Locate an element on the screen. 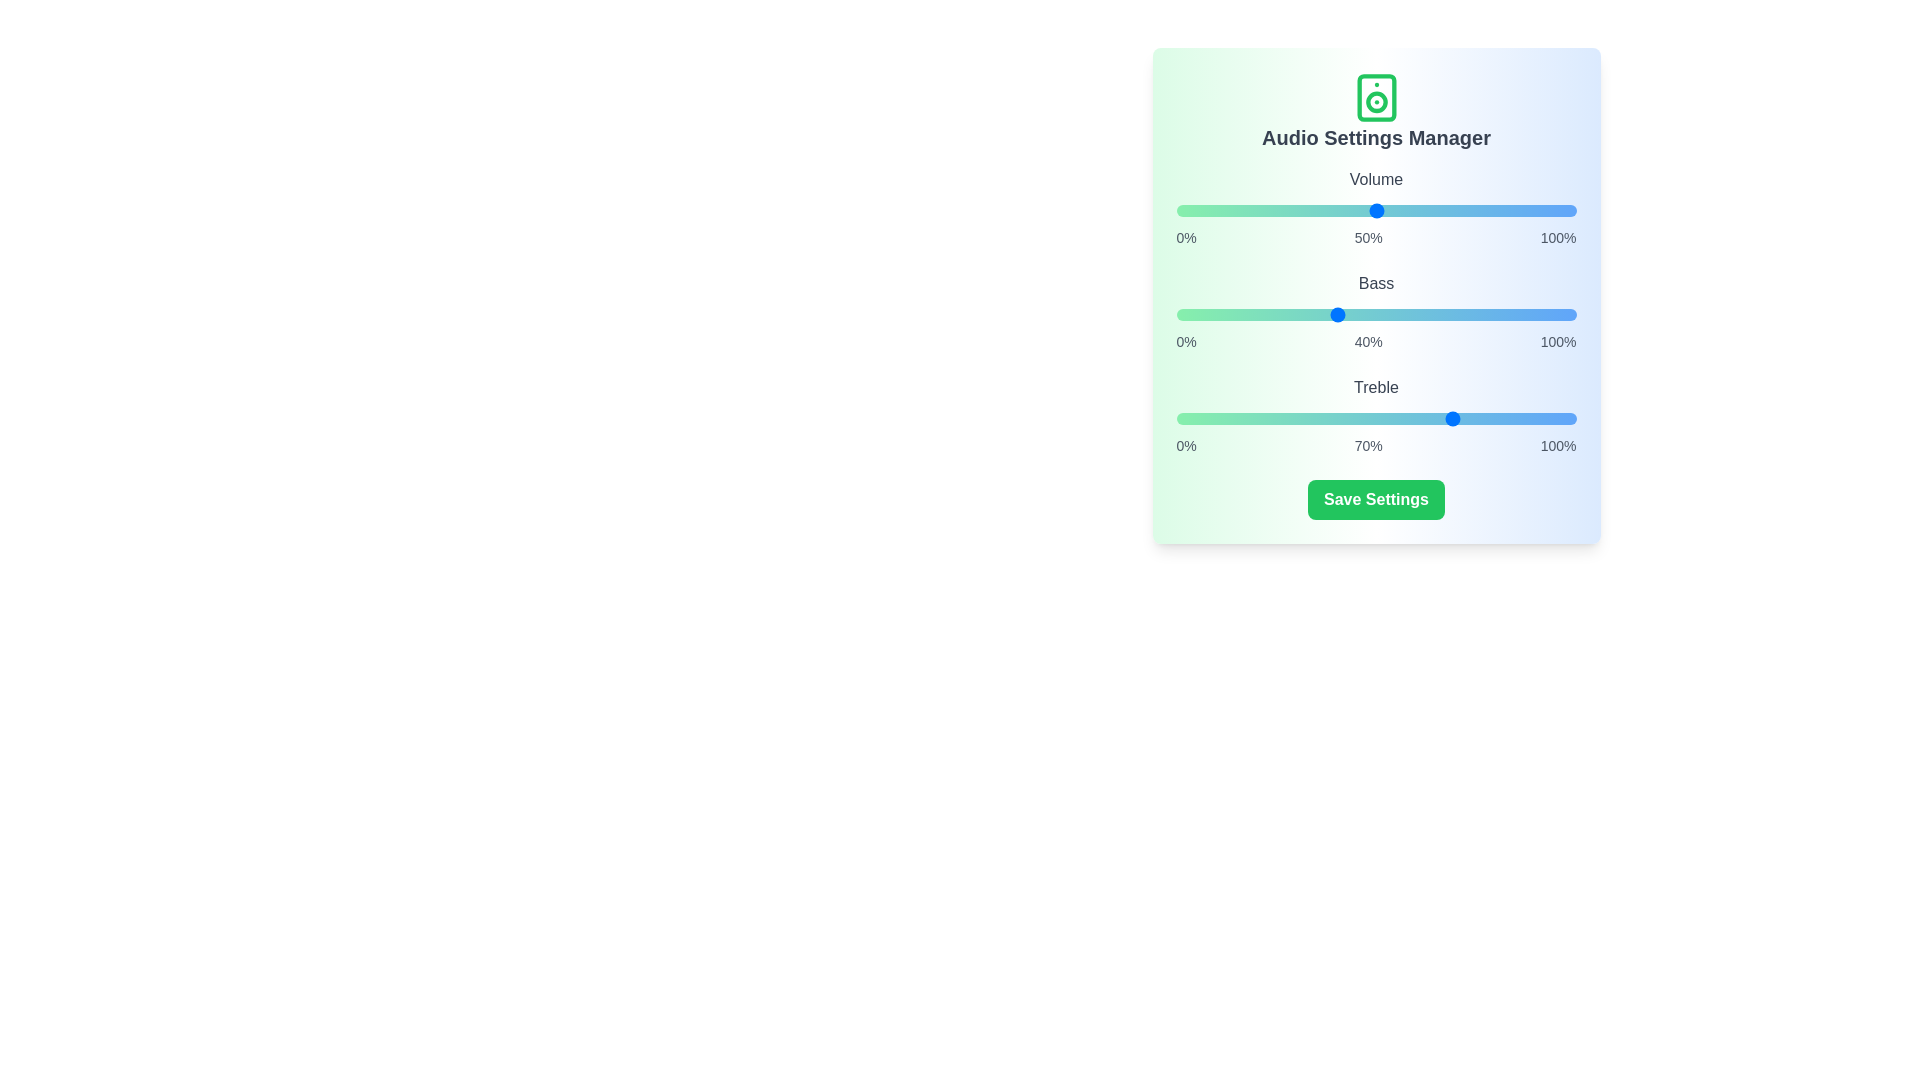 The image size is (1920, 1080). the treble slider to 1% is located at coordinates (1180, 418).